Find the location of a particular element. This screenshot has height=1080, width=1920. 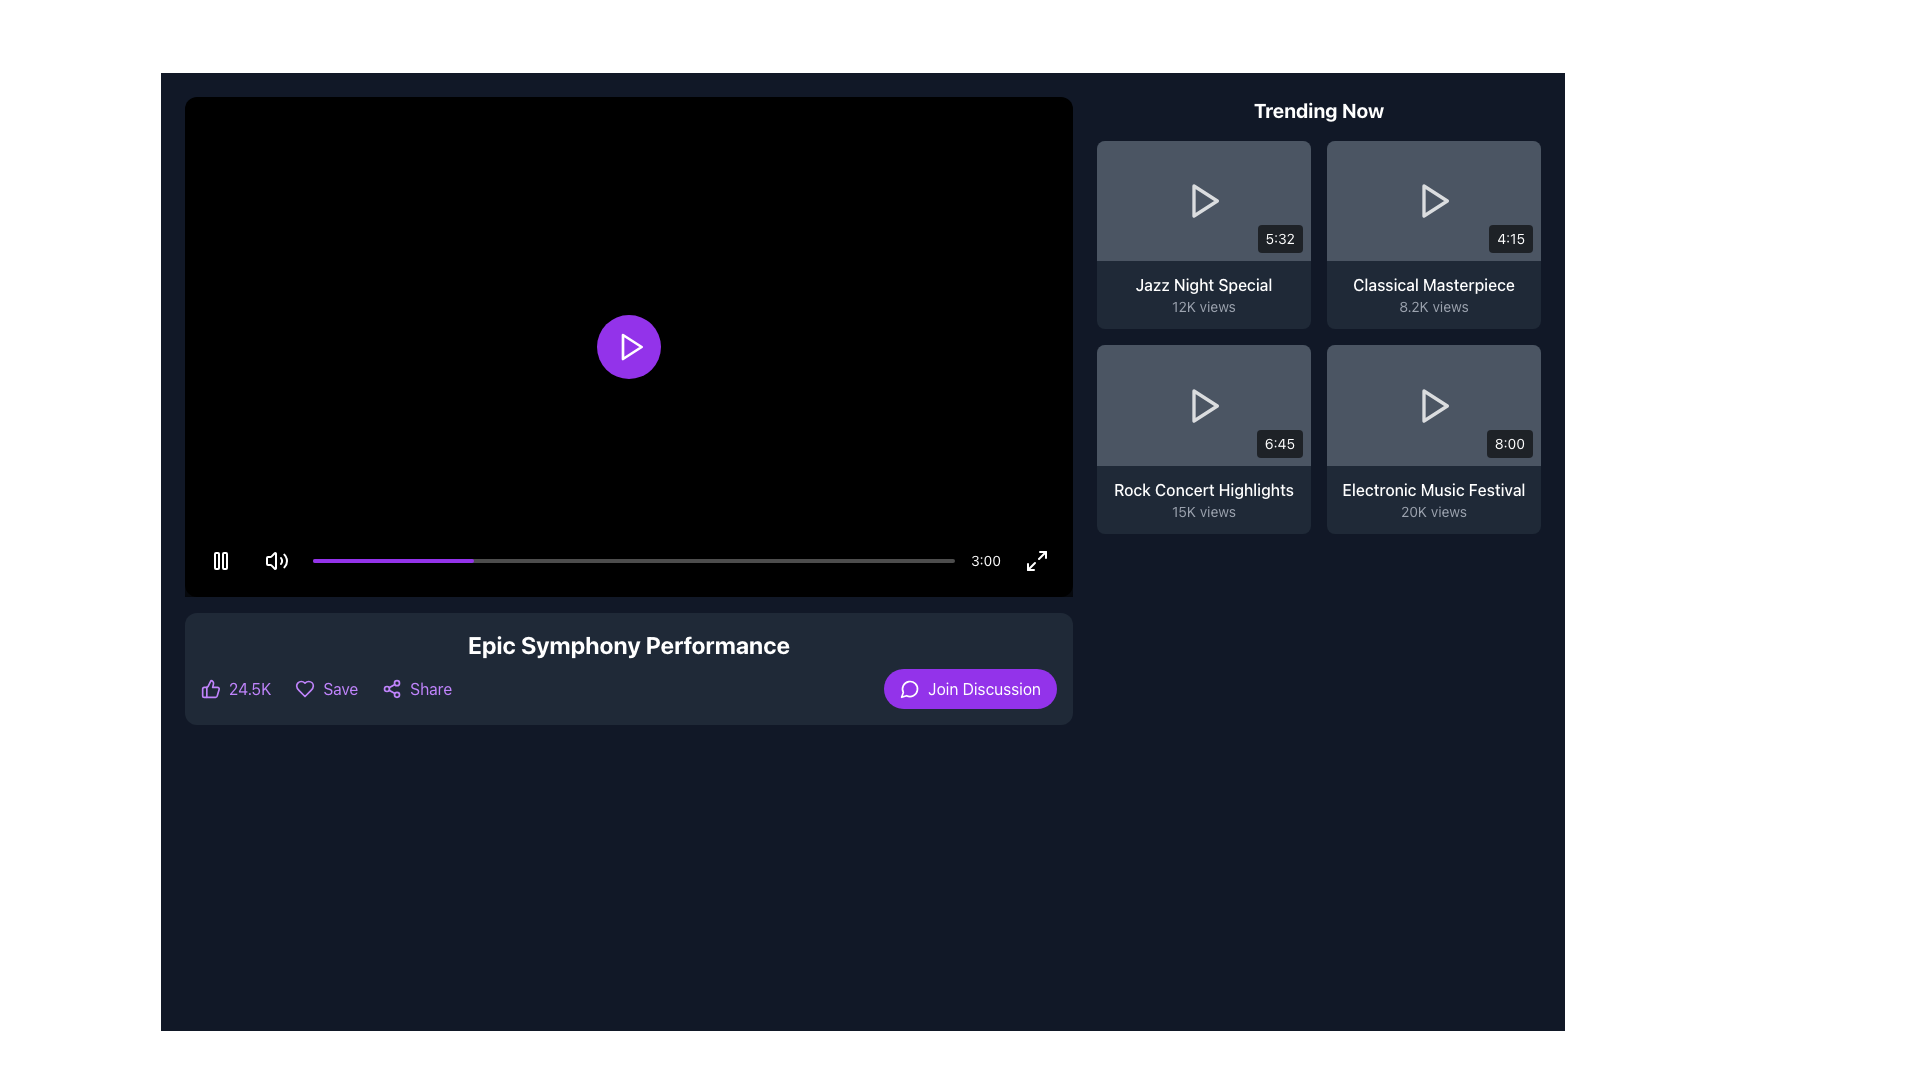

the time indicator on the Media Control Bar, which provides visual feedback on playback progress and is located at the bottom of the media player interface is located at coordinates (627, 559).